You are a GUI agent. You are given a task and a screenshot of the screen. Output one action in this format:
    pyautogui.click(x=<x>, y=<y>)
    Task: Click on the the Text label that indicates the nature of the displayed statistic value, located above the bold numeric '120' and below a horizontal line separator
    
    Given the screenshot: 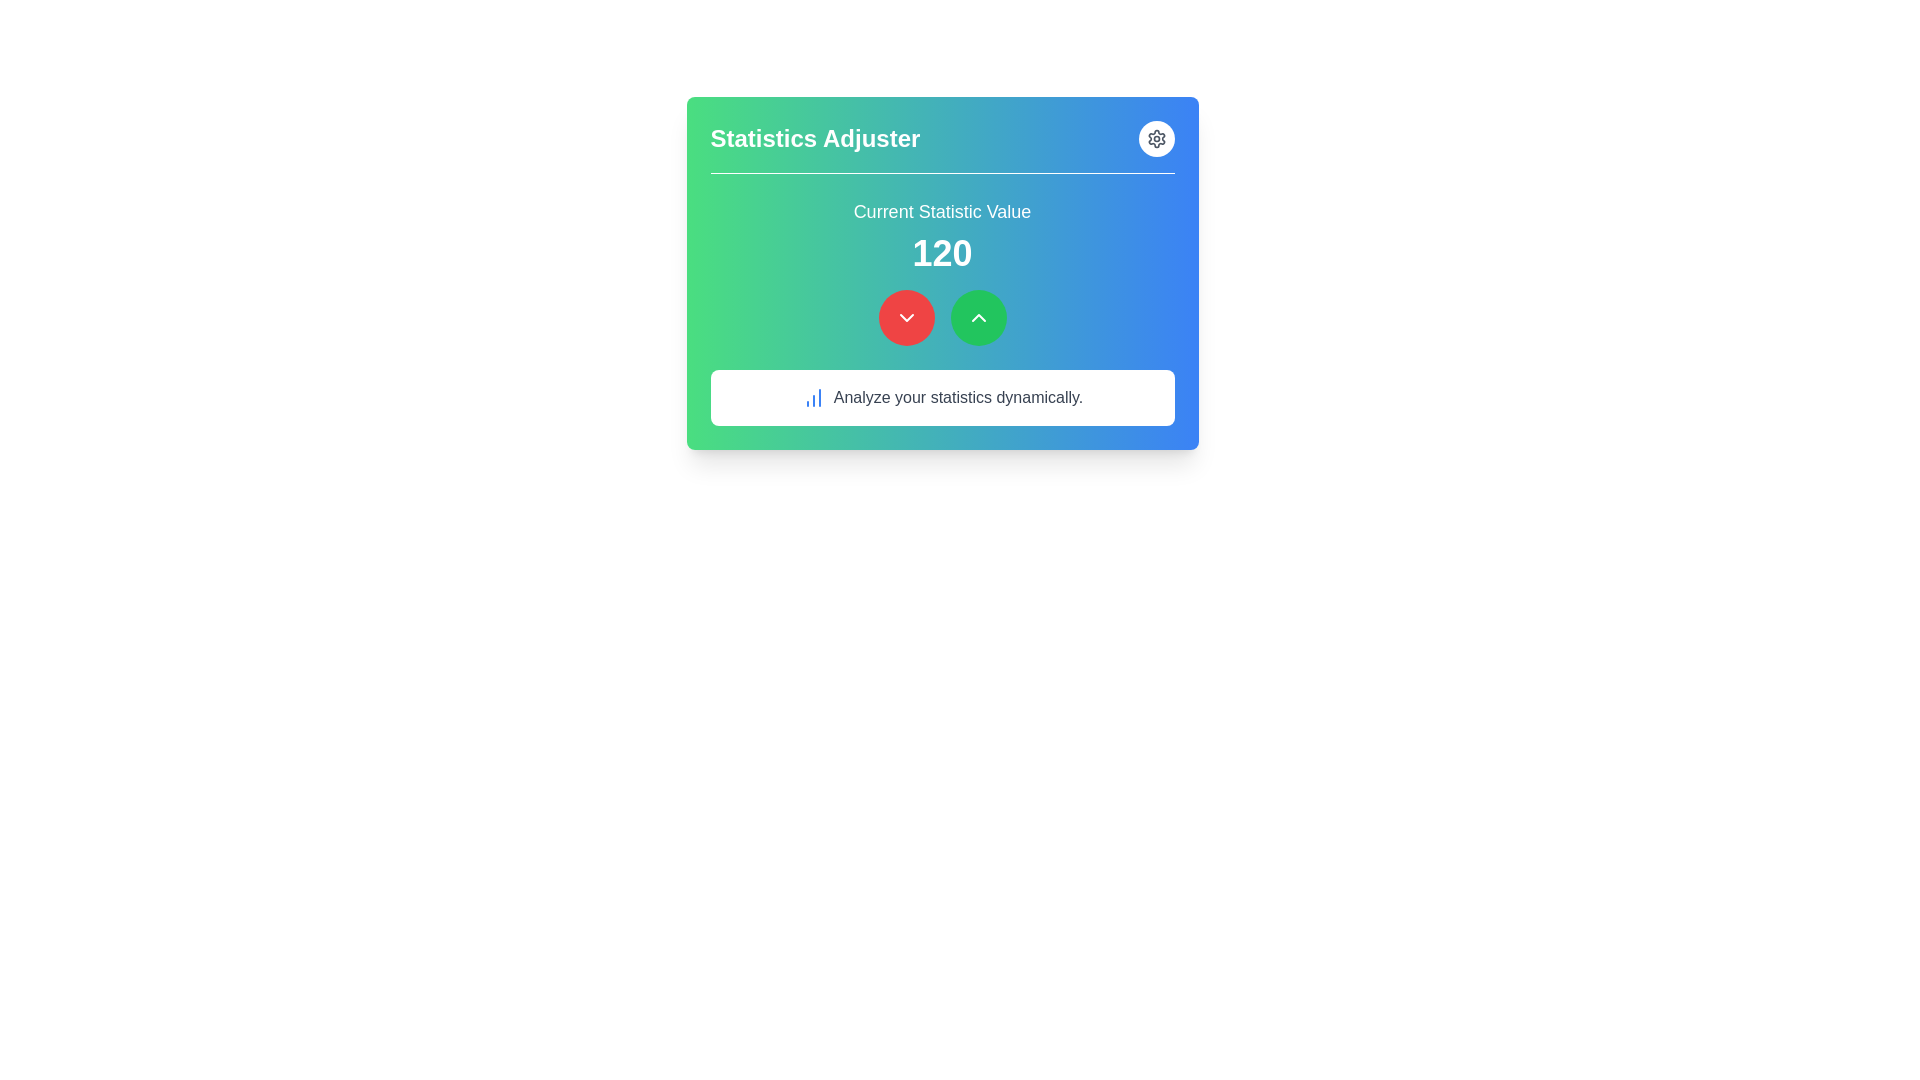 What is the action you would take?
    pyautogui.click(x=941, y=212)
    